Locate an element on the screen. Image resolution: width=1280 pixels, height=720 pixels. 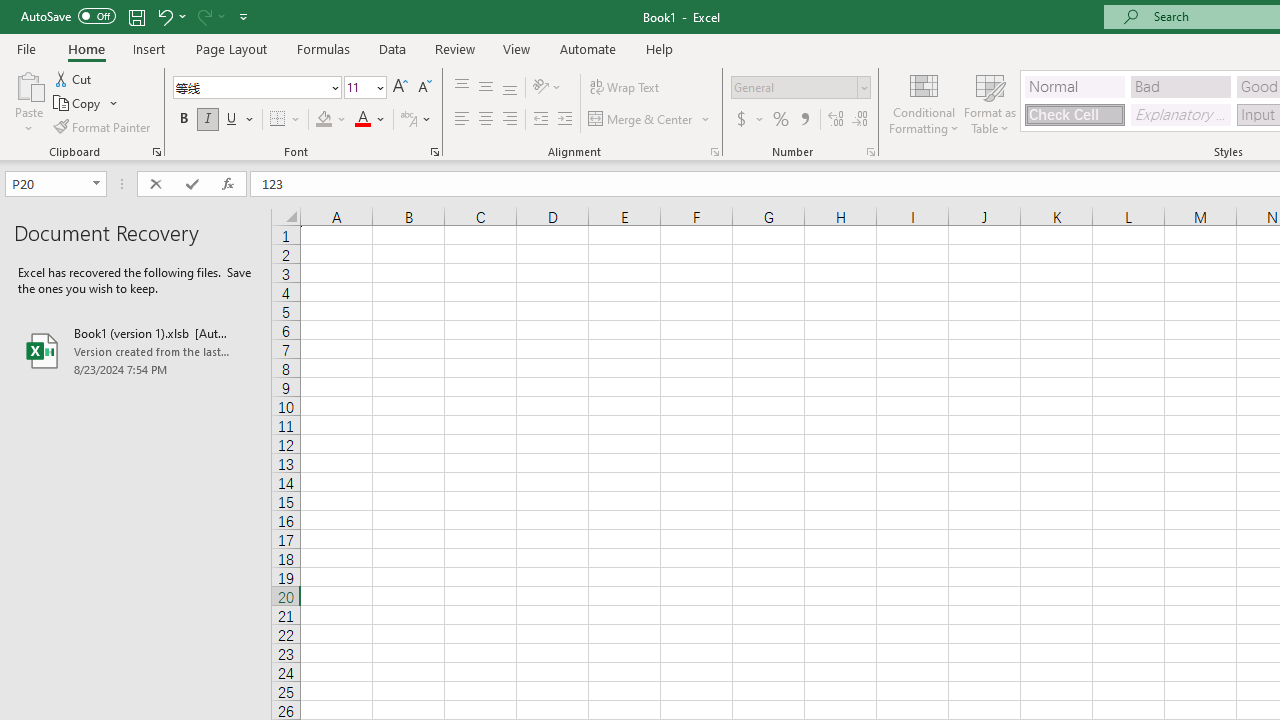
'Format Cell Font' is located at coordinates (434, 150).